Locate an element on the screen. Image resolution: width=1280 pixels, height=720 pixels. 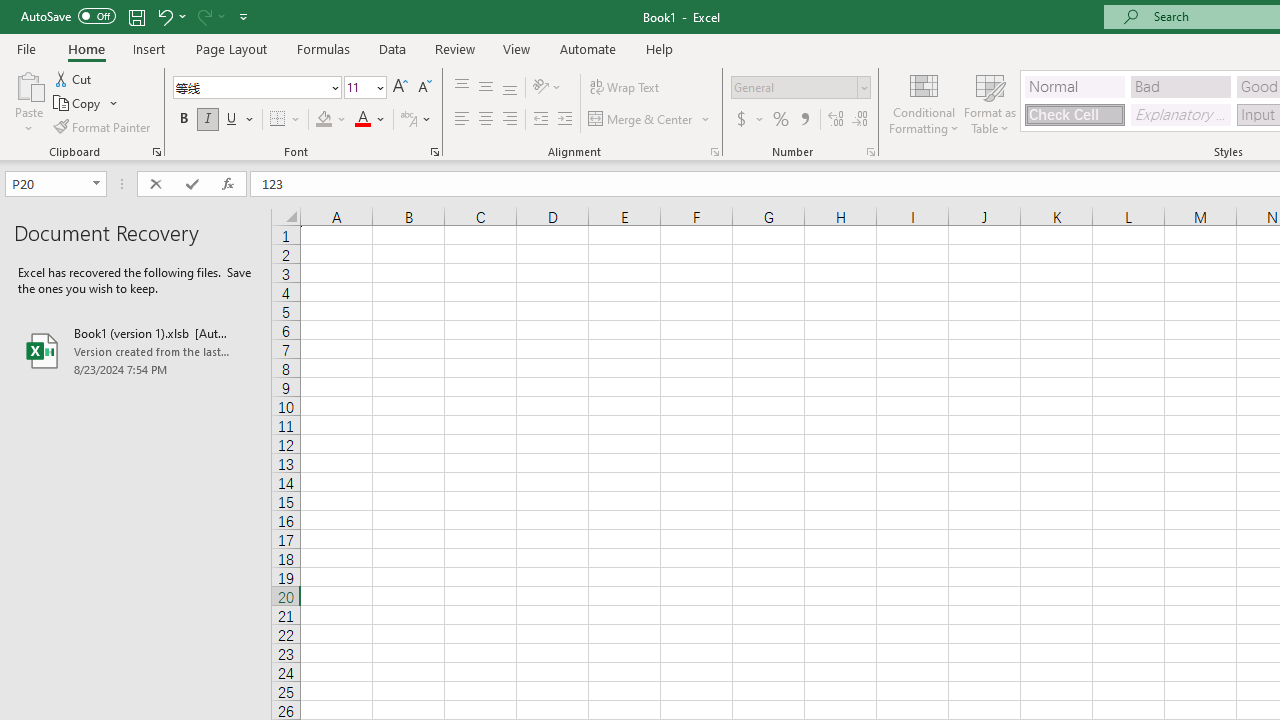
'Format Cell Font' is located at coordinates (434, 150).